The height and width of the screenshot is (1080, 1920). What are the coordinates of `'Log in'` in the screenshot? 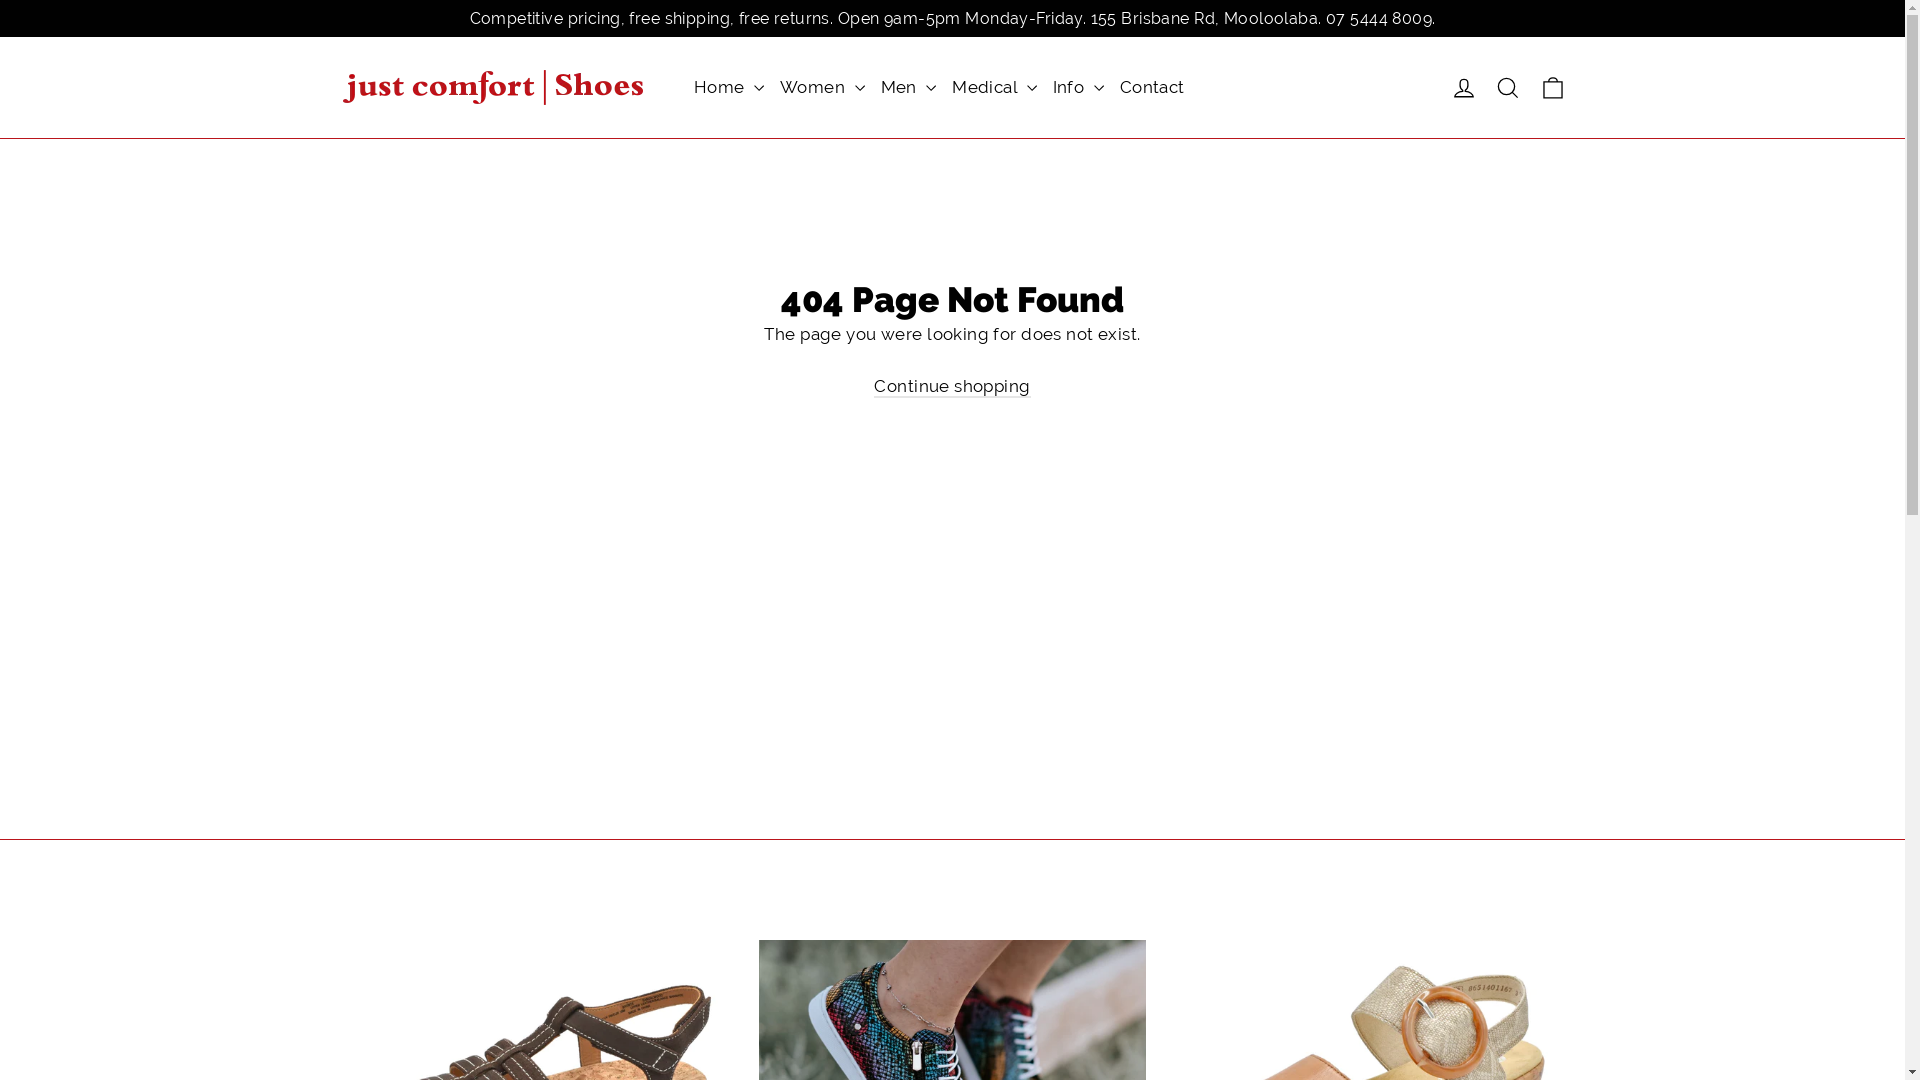 It's located at (1441, 86).